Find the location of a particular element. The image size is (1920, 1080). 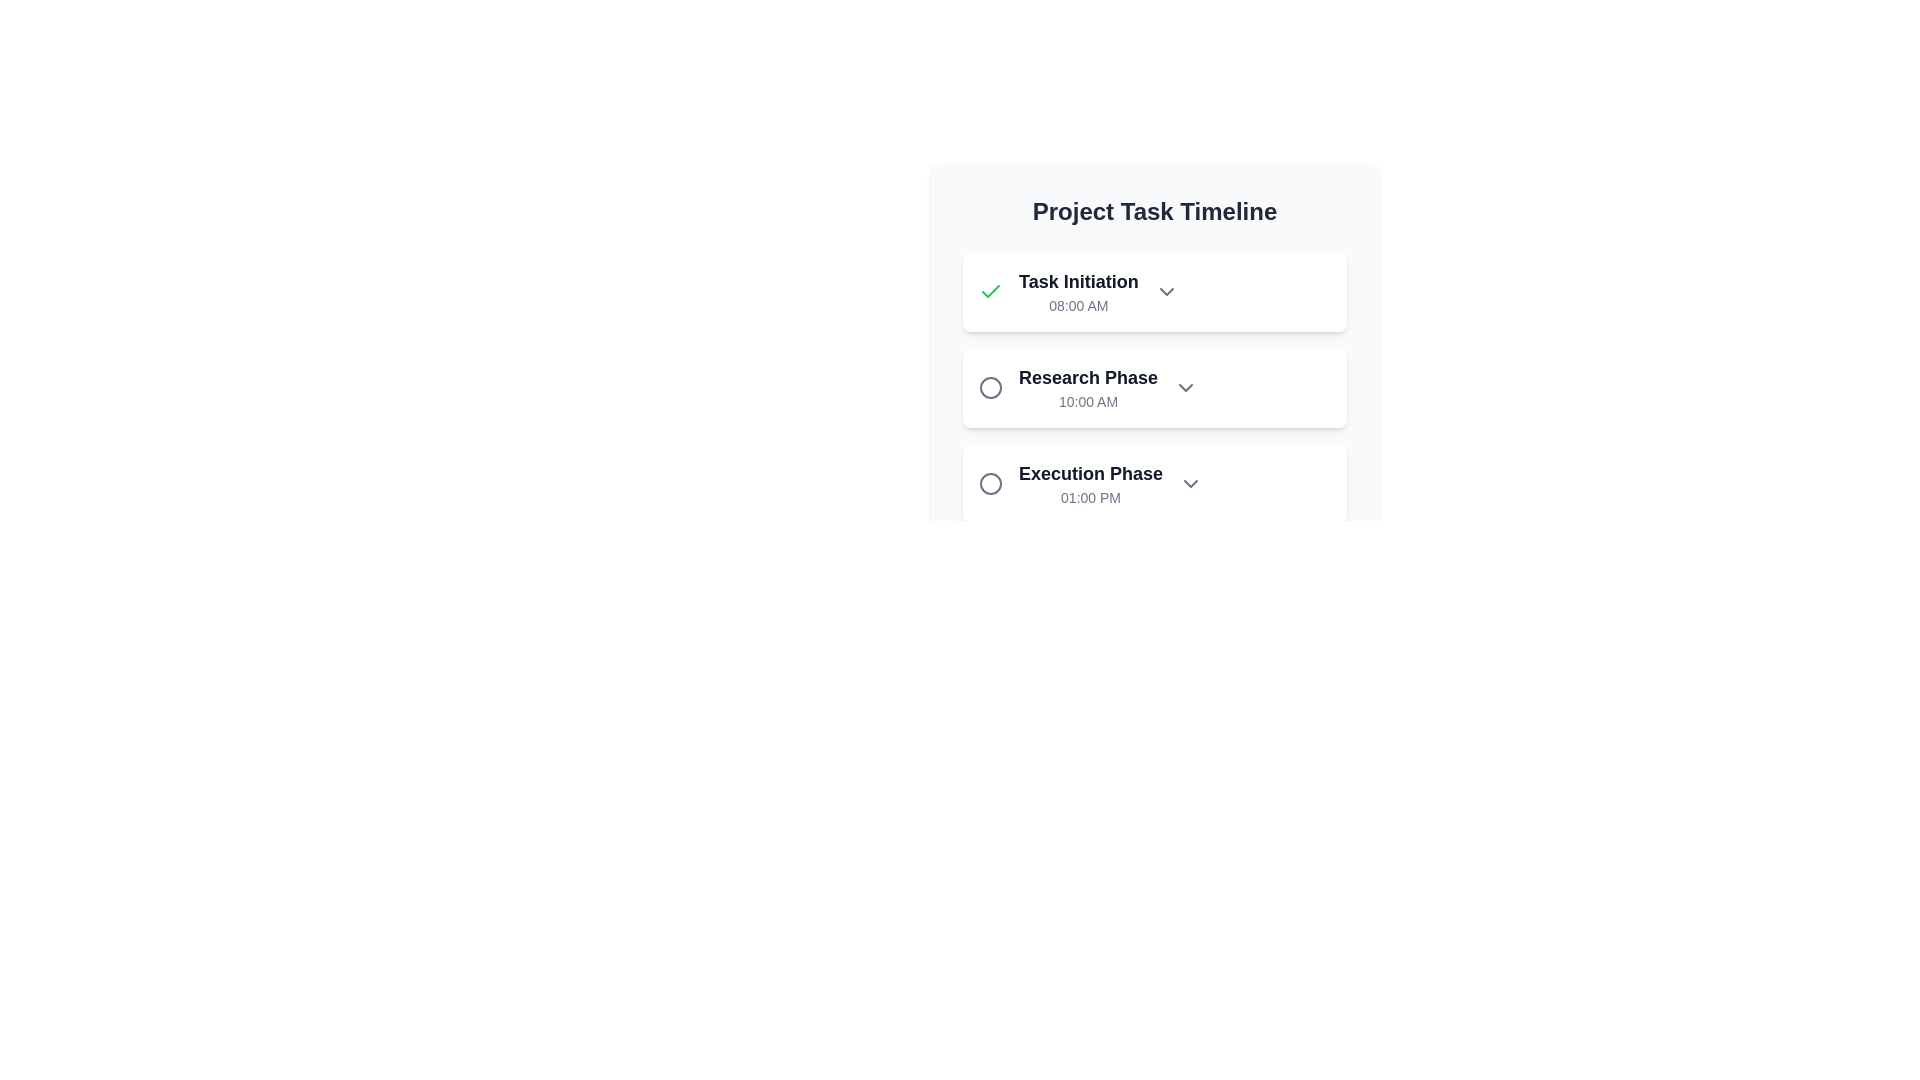

the icon button representing a dropdown functionality, which is a dark gray chevron located to the far right of the task initiation phase, next to '08:00 AM' is located at coordinates (1166, 292).